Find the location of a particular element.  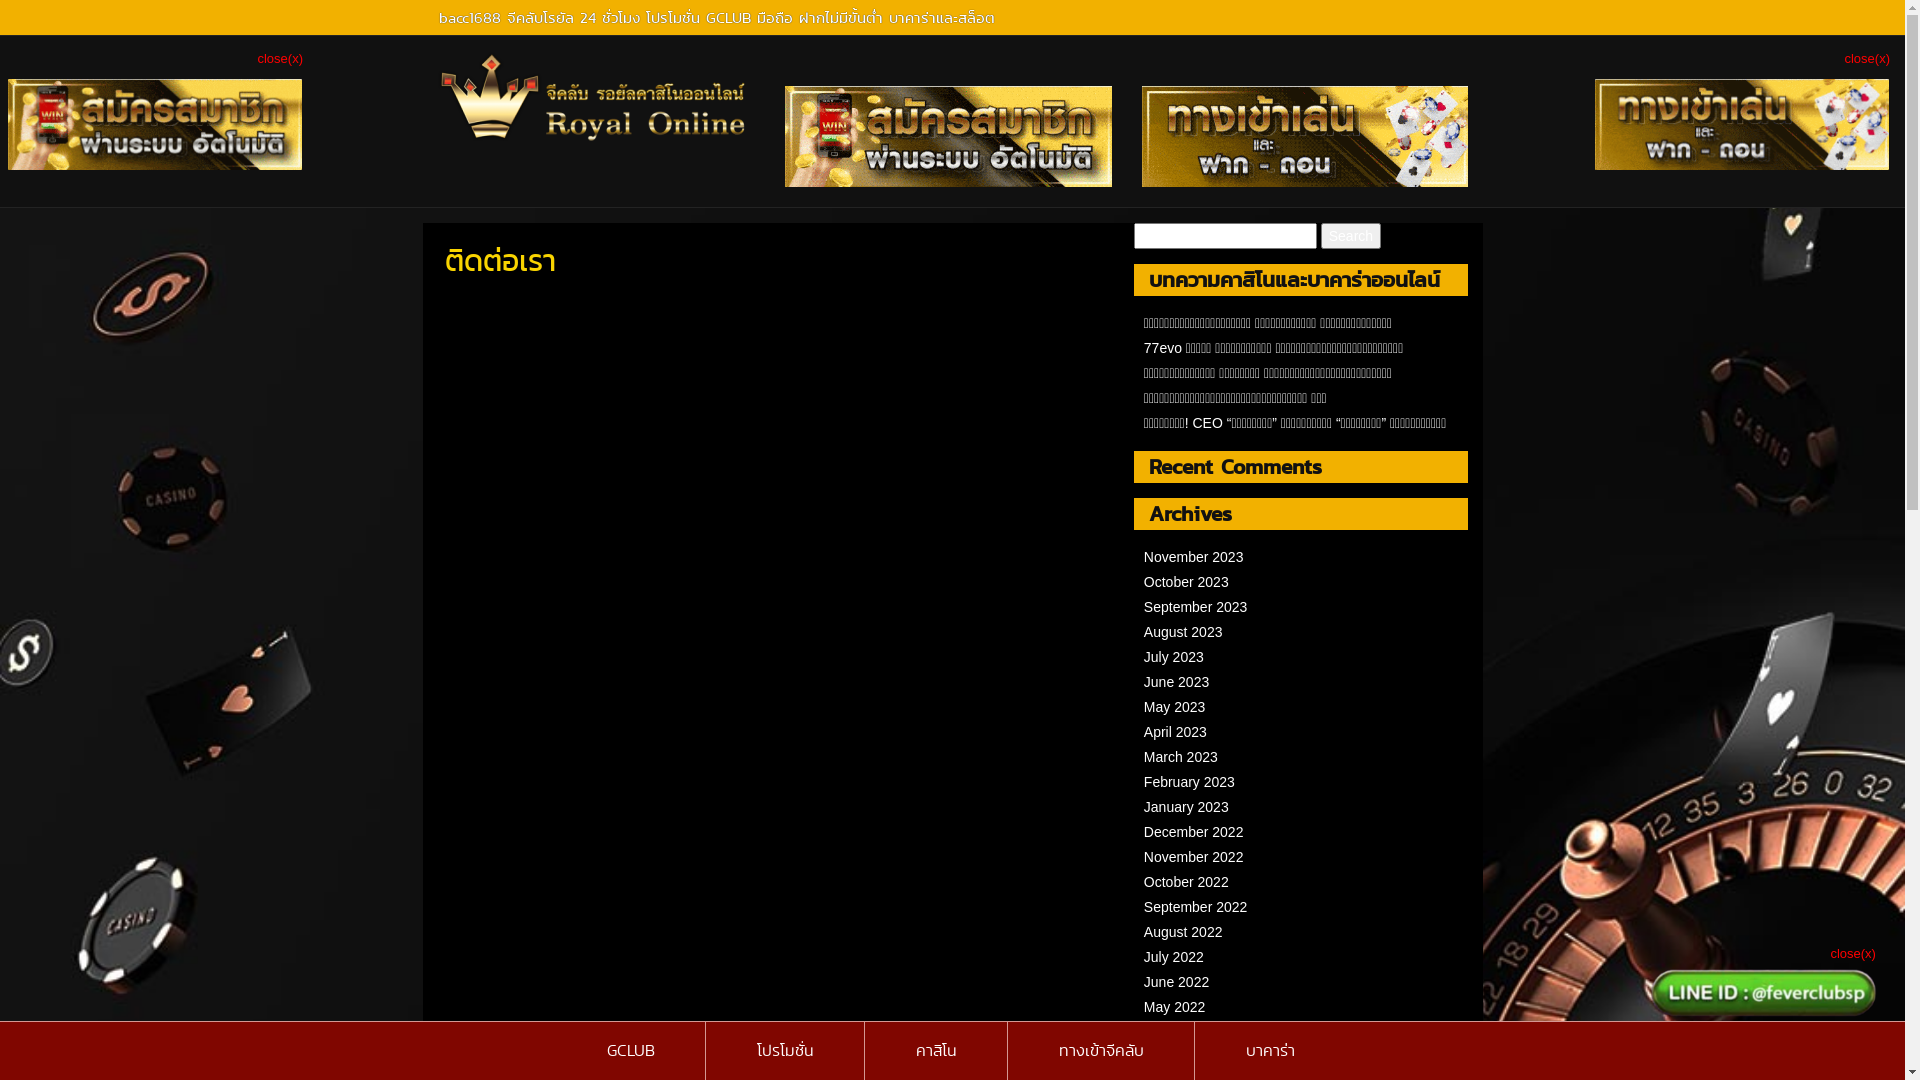

'July 2022' is located at coordinates (1174, 955).